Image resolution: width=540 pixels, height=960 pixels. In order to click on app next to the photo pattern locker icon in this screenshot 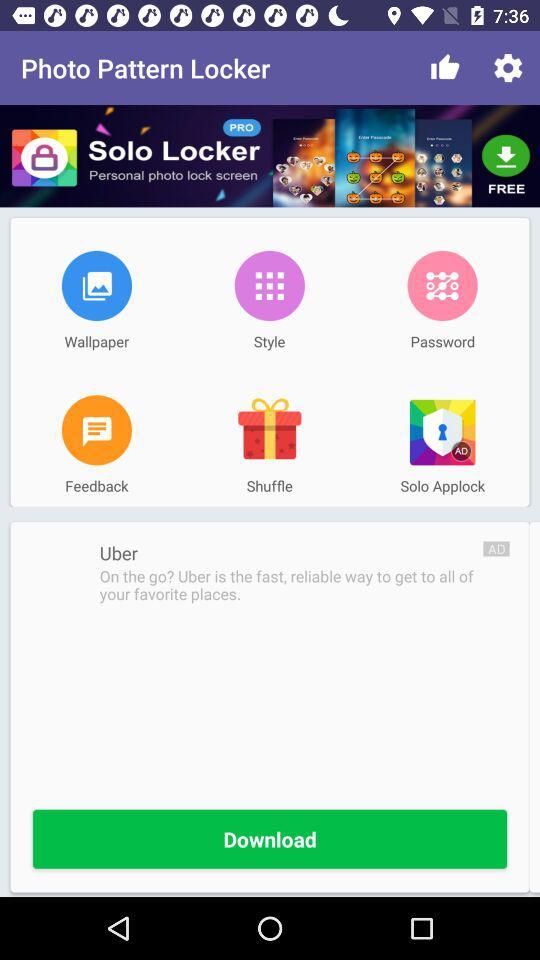, I will do `click(445, 68)`.